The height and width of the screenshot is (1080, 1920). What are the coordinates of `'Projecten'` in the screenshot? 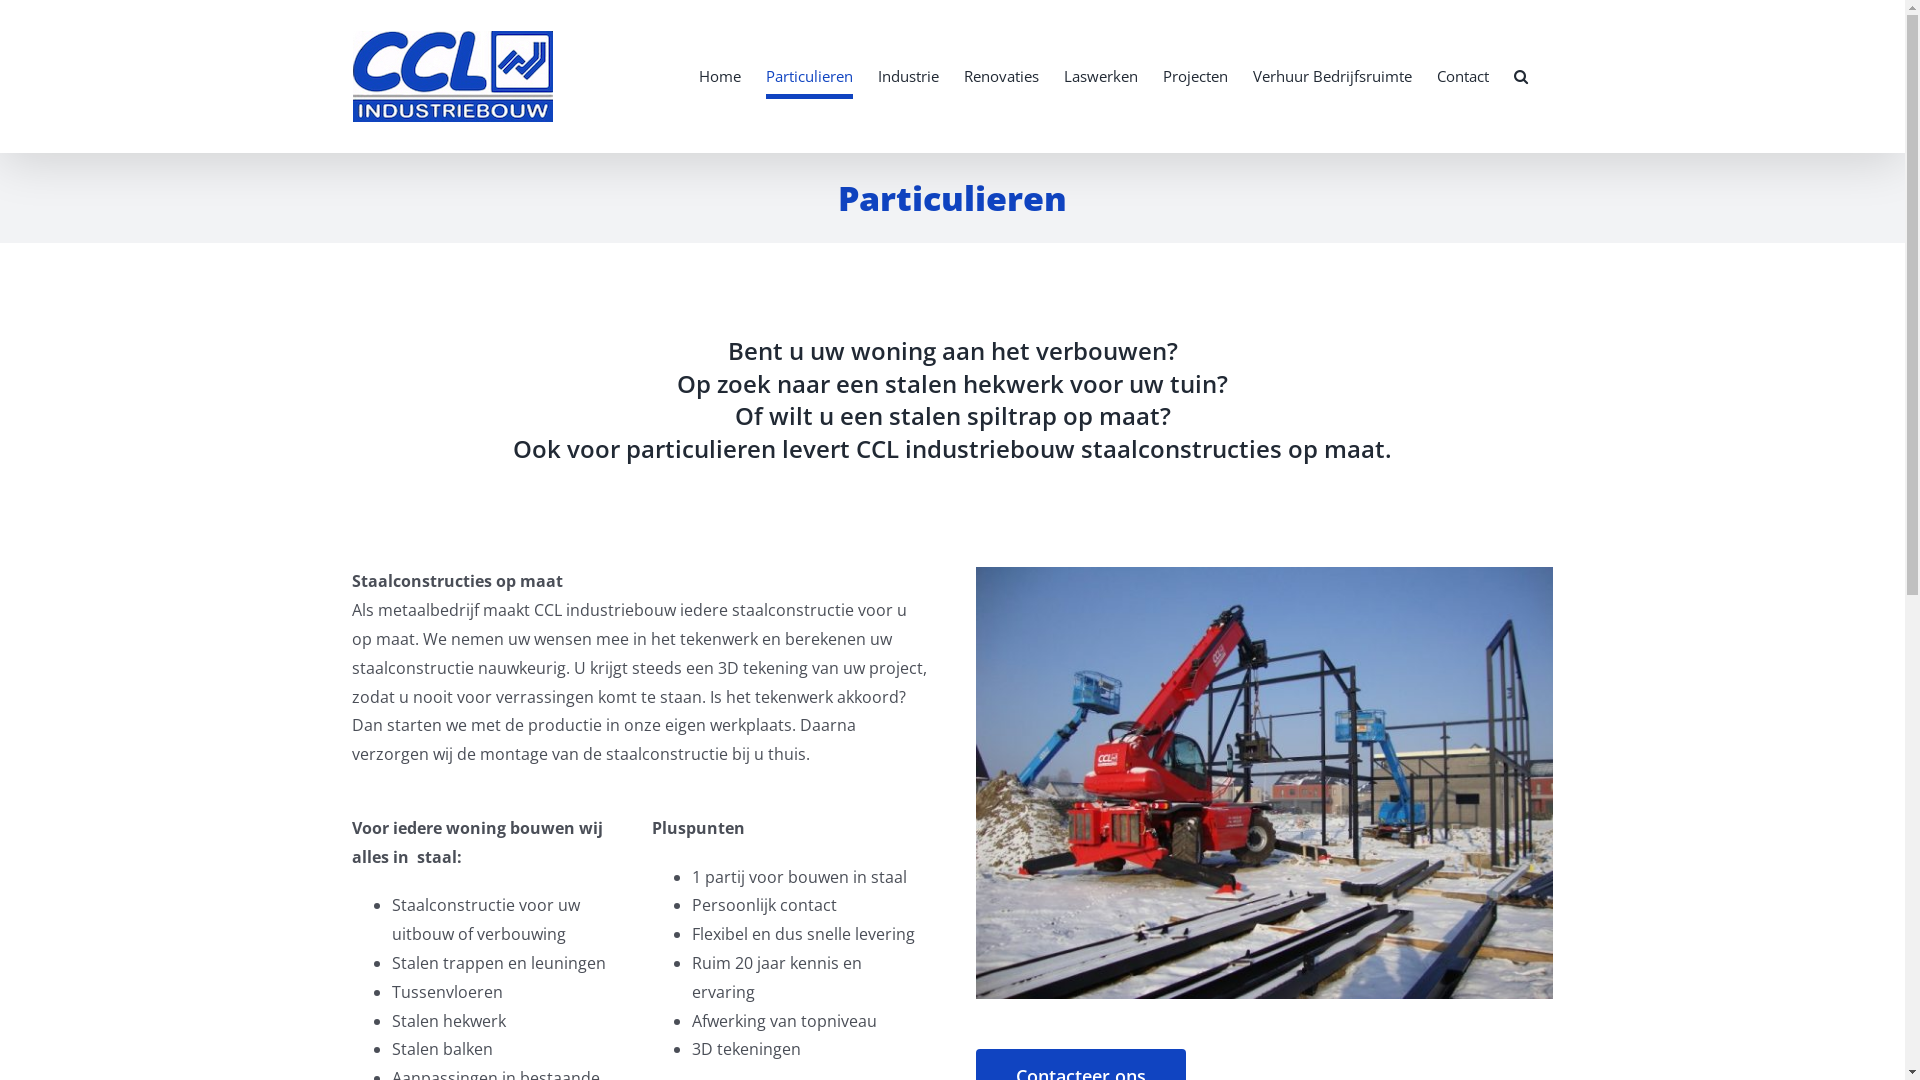 It's located at (1194, 75).